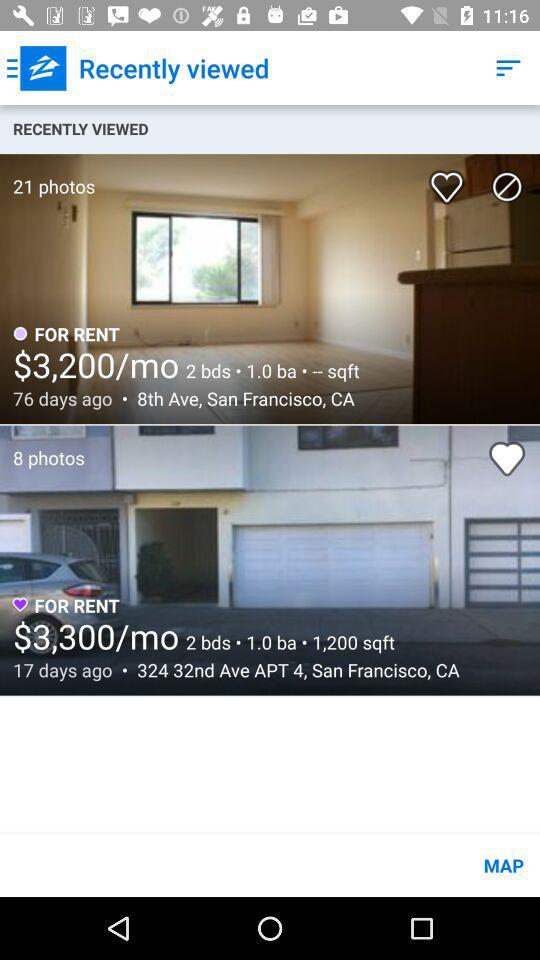  What do you see at coordinates (270, 864) in the screenshot?
I see `the map item` at bounding box center [270, 864].